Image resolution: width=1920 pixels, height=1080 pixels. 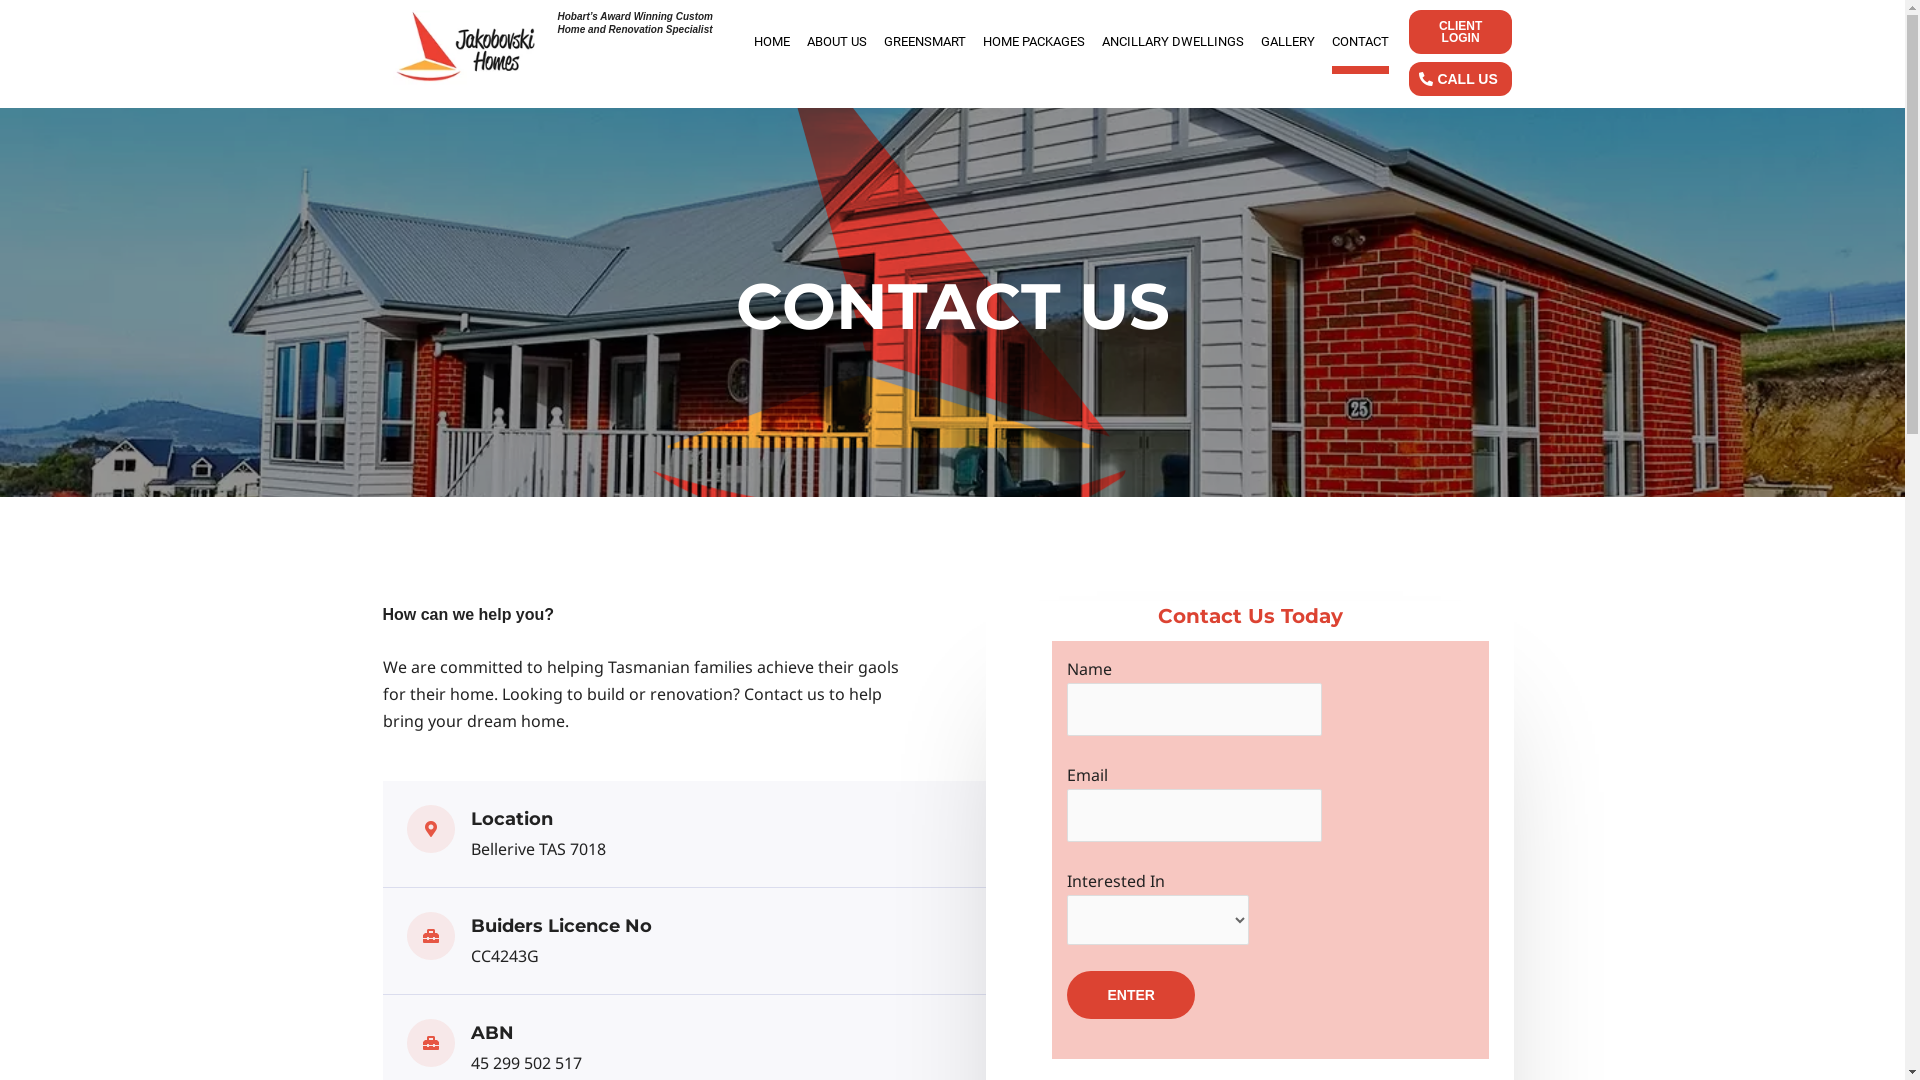 What do you see at coordinates (1459, 31) in the screenshot?
I see `'CLIENT LOGIN'` at bounding box center [1459, 31].